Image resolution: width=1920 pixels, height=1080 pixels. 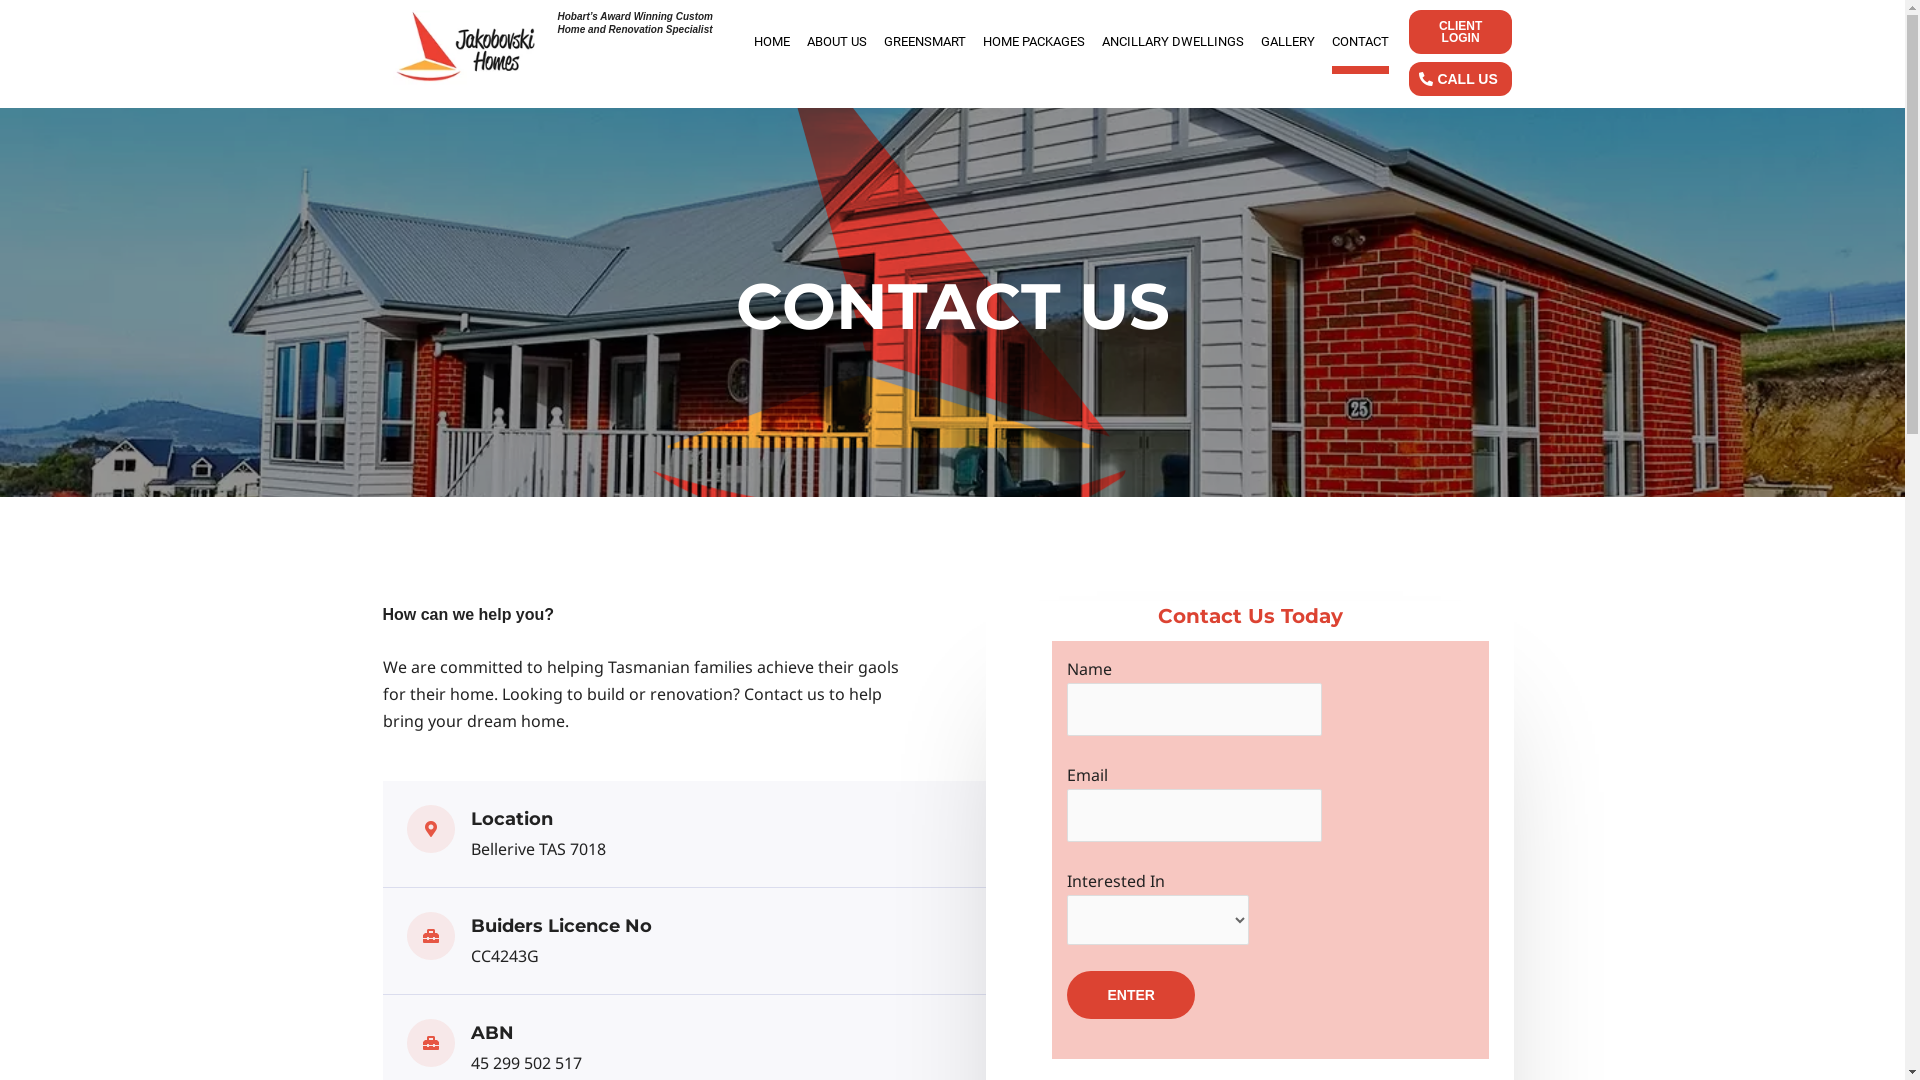 What do you see at coordinates (1459, 31) in the screenshot?
I see `'CLIENT LOGIN'` at bounding box center [1459, 31].